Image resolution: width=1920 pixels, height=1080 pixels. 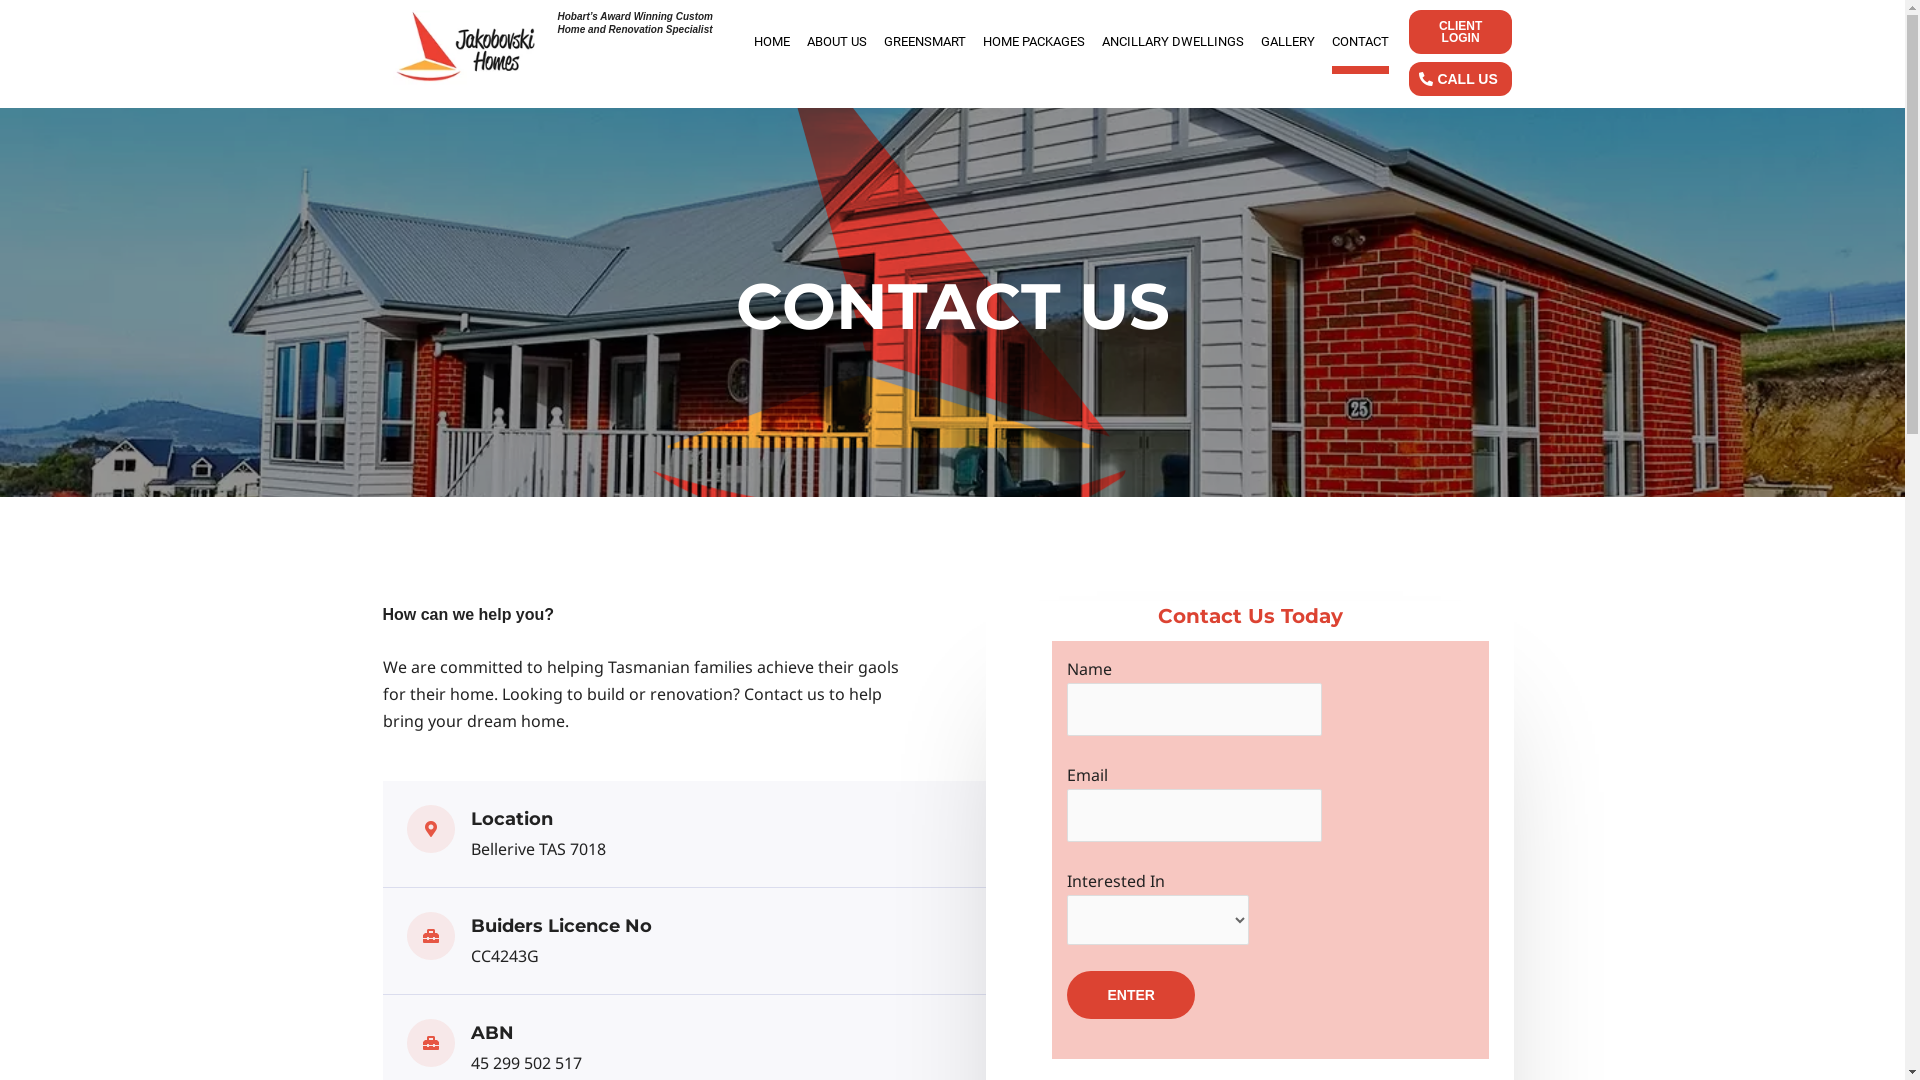 What do you see at coordinates (1459, 31) in the screenshot?
I see `'CLIENT LOGIN'` at bounding box center [1459, 31].